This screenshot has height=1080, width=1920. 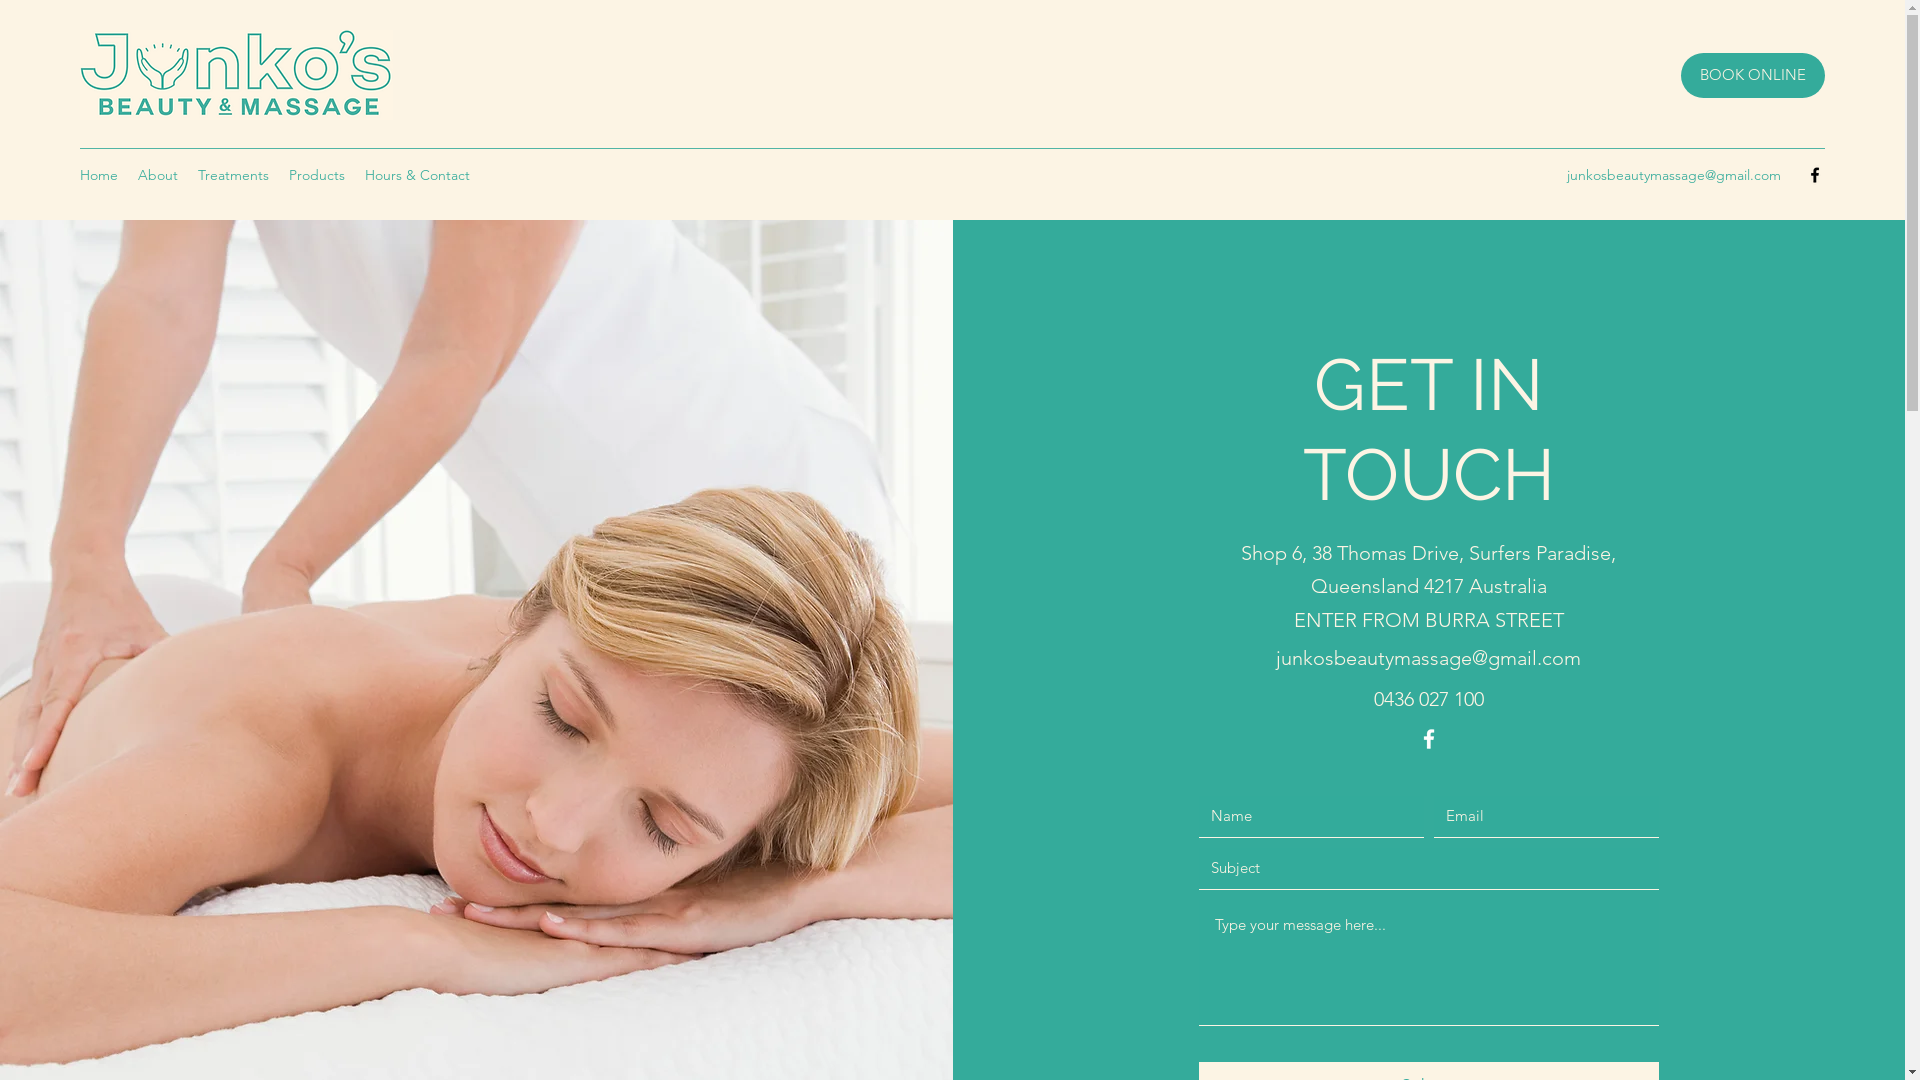 What do you see at coordinates (1674, 173) in the screenshot?
I see `'junkosbeautymassage@gmail.com'` at bounding box center [1674, 173].